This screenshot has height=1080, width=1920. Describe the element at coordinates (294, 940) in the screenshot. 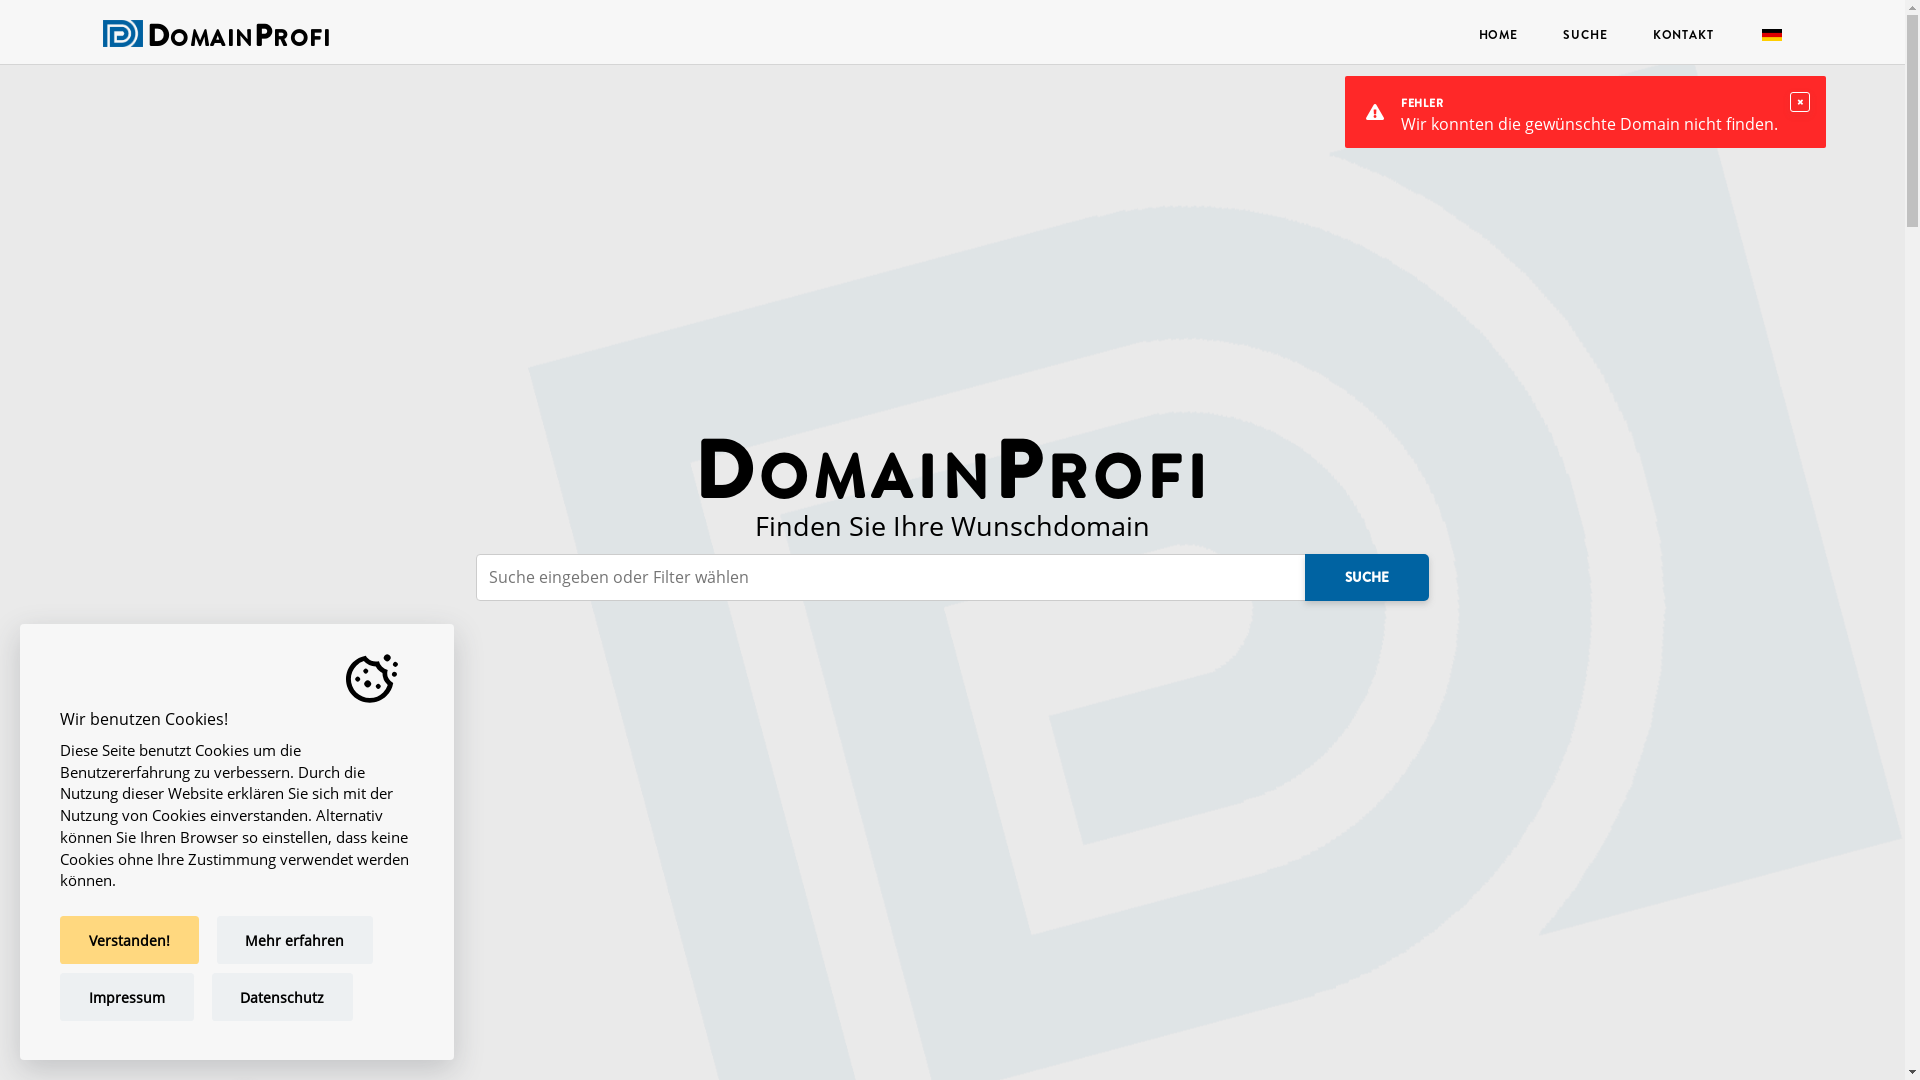

I see `'Mehr erfahren'` at that location.